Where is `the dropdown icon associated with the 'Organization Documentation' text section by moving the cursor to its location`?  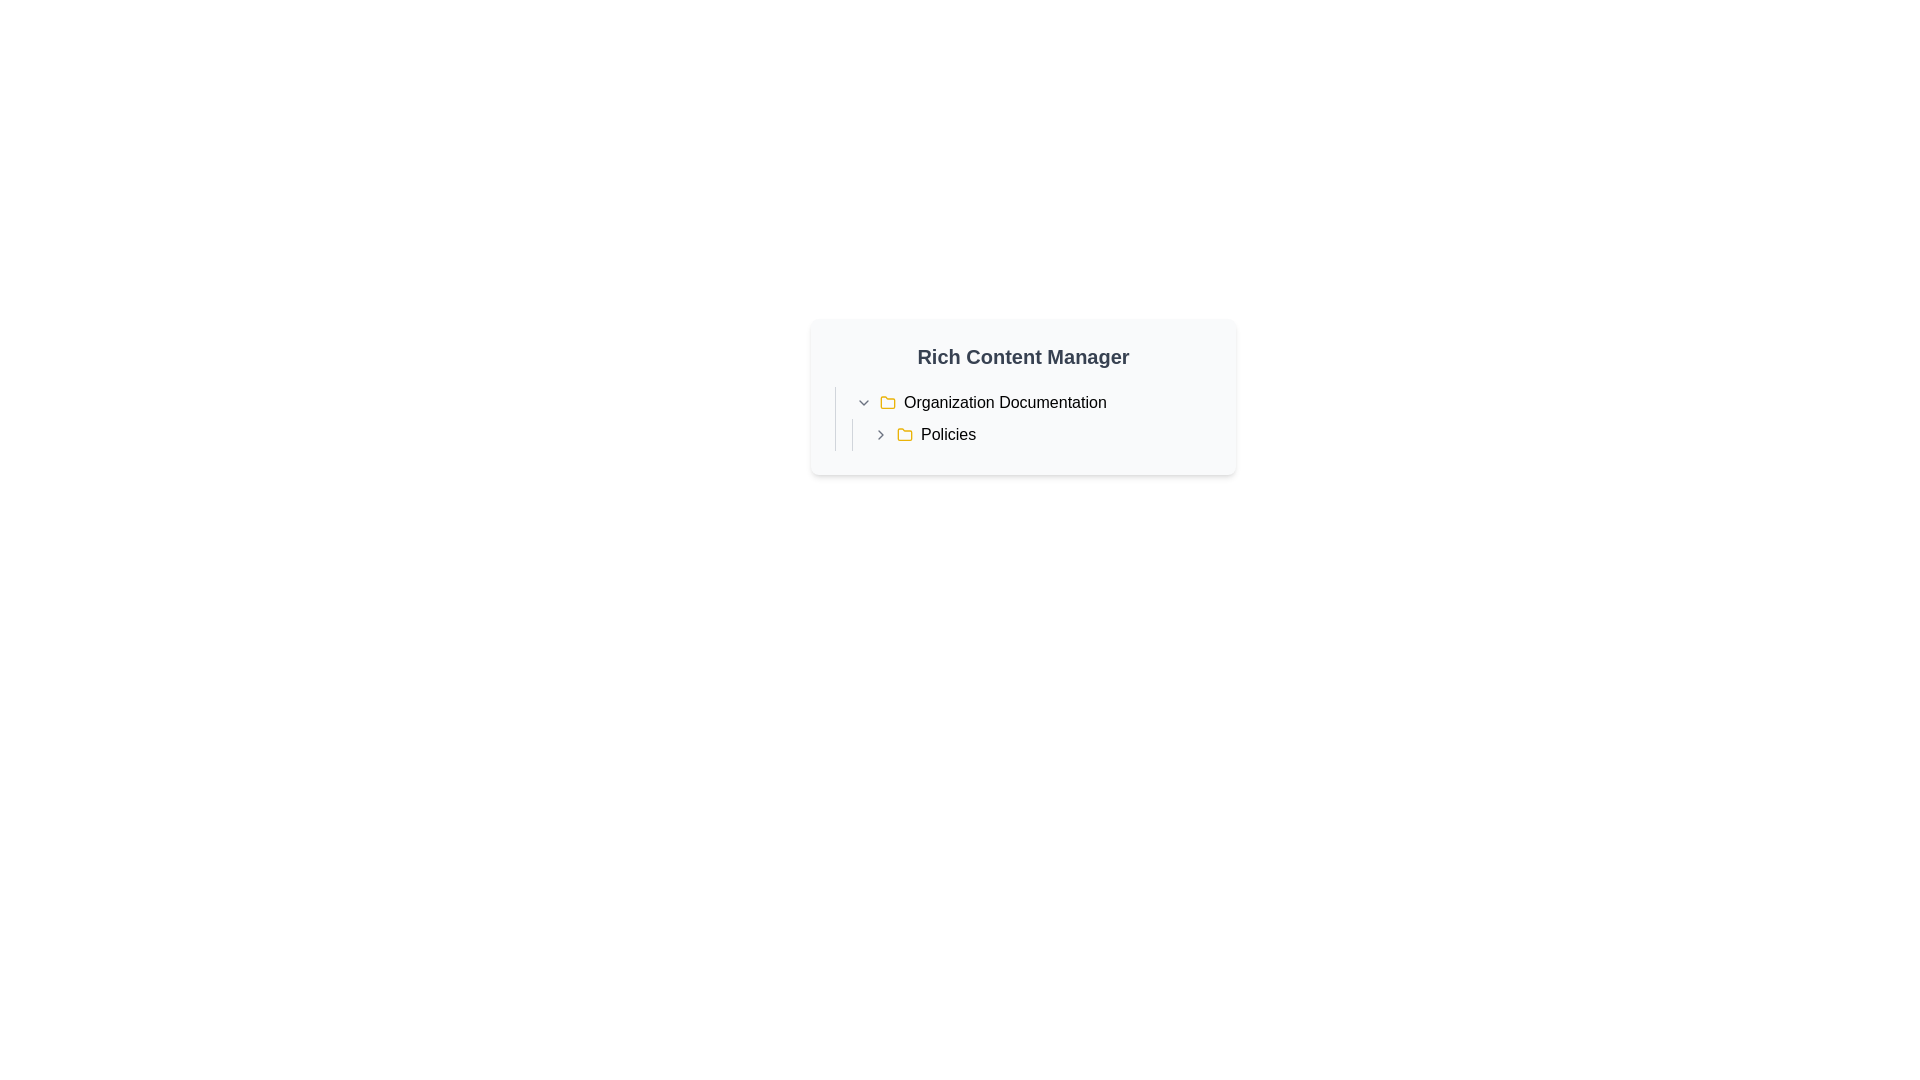
the dropdown icon associated with the 'Organization Documentation' text section by moving the cursor to its location is located at coordinates (864, 402).